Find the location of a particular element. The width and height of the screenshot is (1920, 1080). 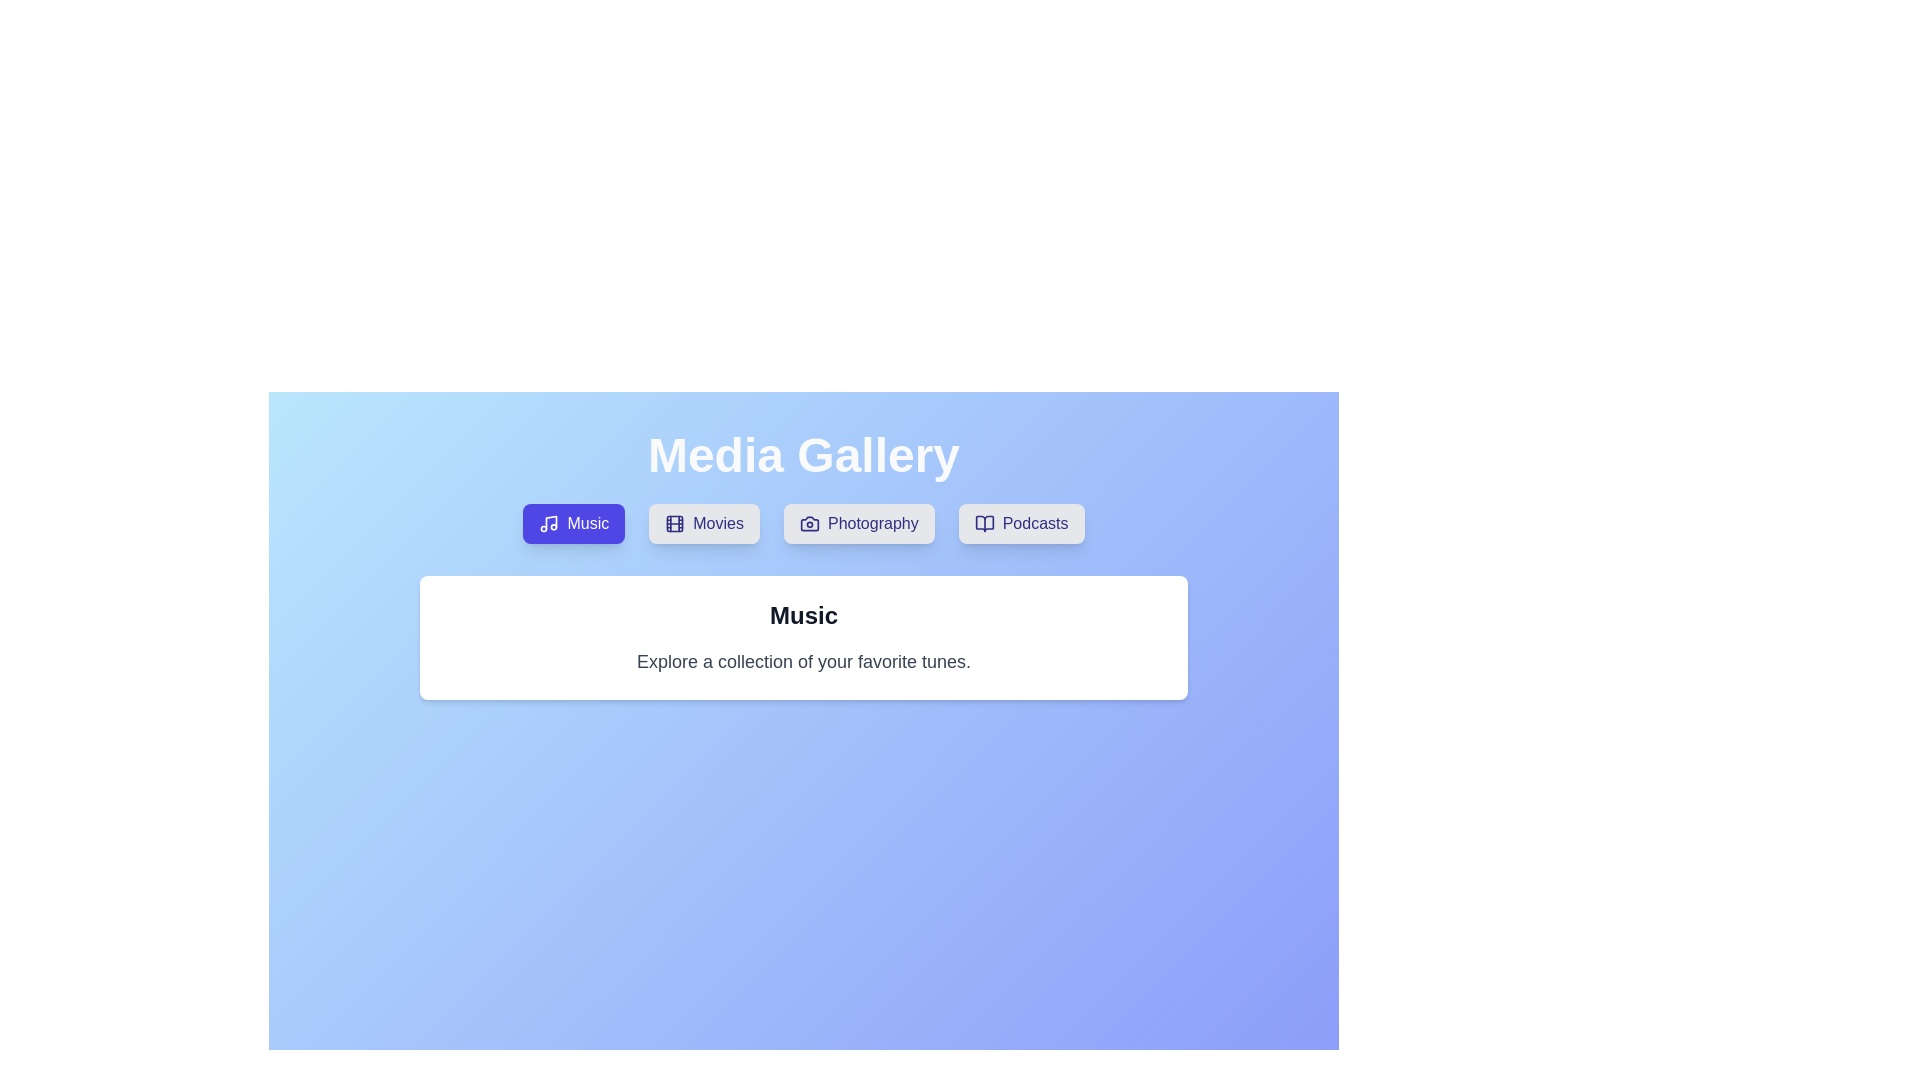

the Podcasts tab by clicking on its button is located at coordinates (1021, 523).